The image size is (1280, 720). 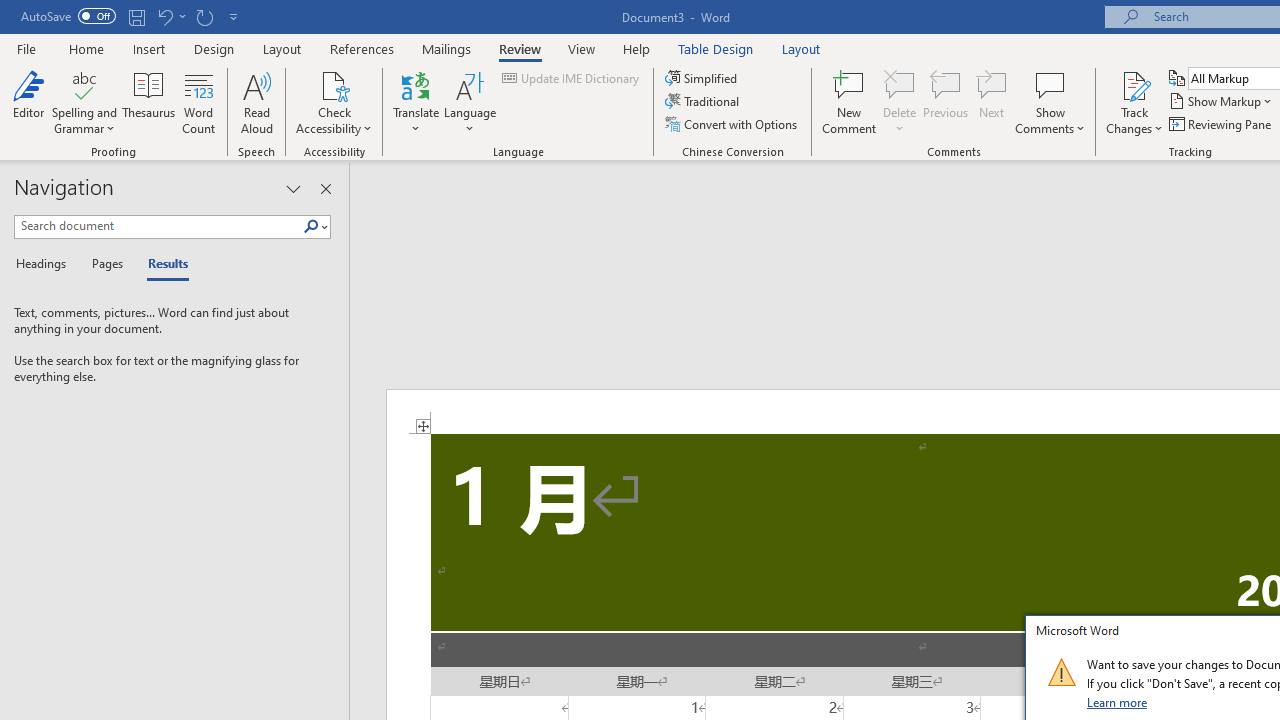 What do you see at coordinates (636, 48) in the screenshot?
I see `'Help'` at bounding box center [636, 48].